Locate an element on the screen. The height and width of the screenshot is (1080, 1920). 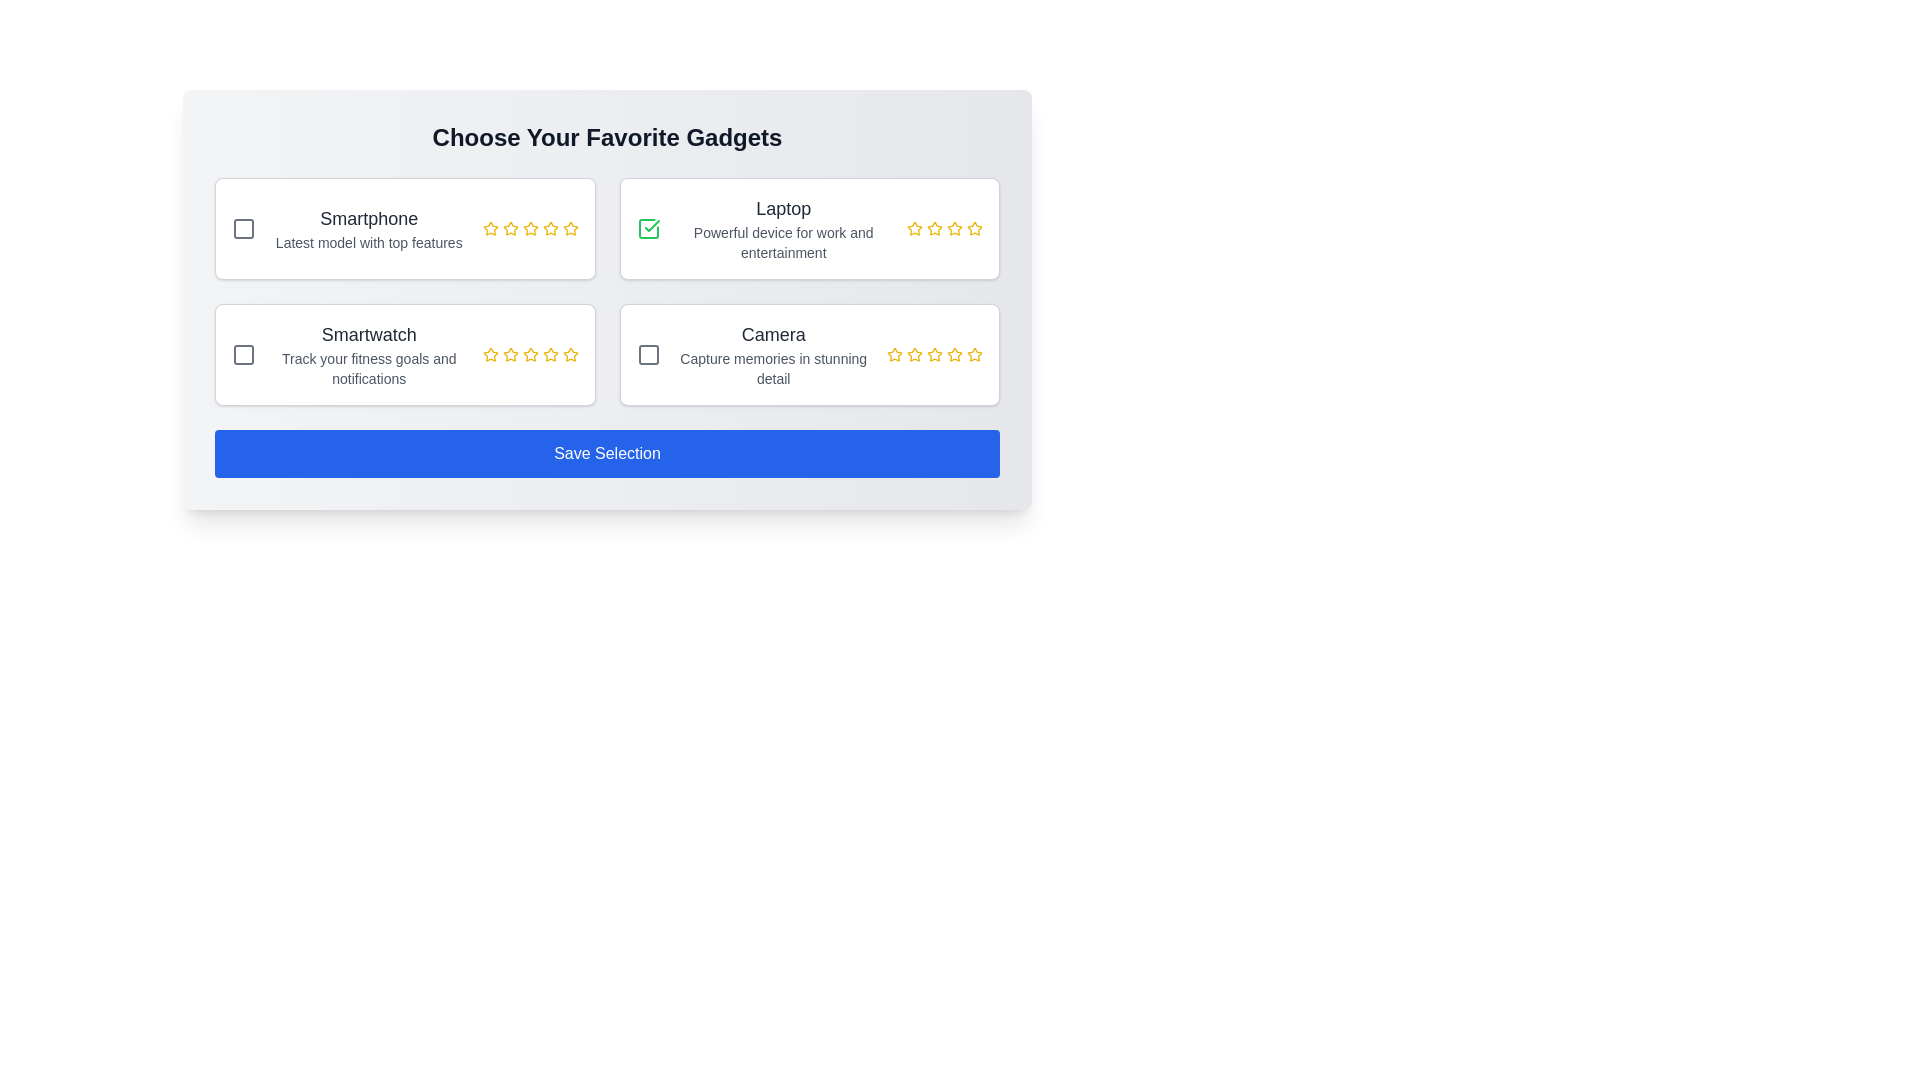
the fifth star icon is located at coordinates (550, 353).